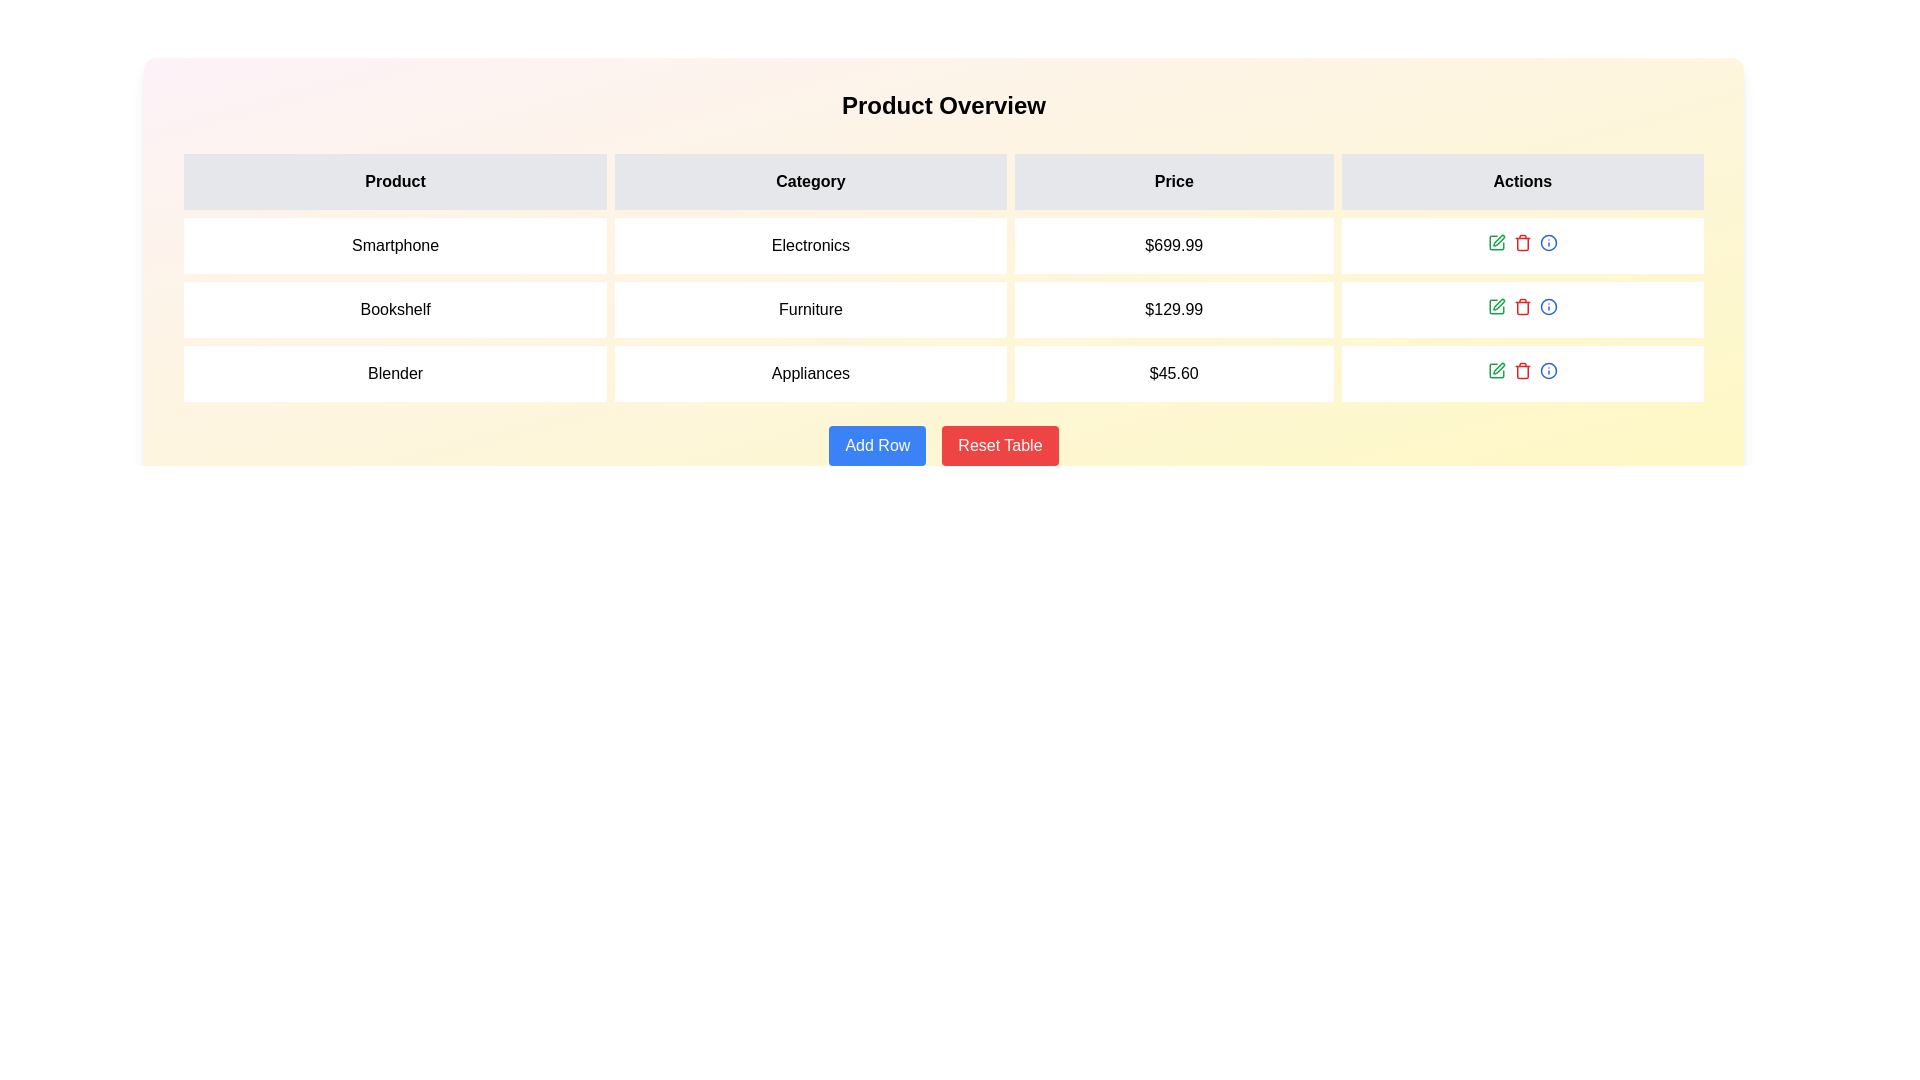 The width and height of the screenshot is (1920, 1080). Describe the element at coordinates (811, 245) in the screenshot. I see `the text label displaying 'Electronics', which is located in the second cell of the first row under the 'Category' column in a table layout` at that location.